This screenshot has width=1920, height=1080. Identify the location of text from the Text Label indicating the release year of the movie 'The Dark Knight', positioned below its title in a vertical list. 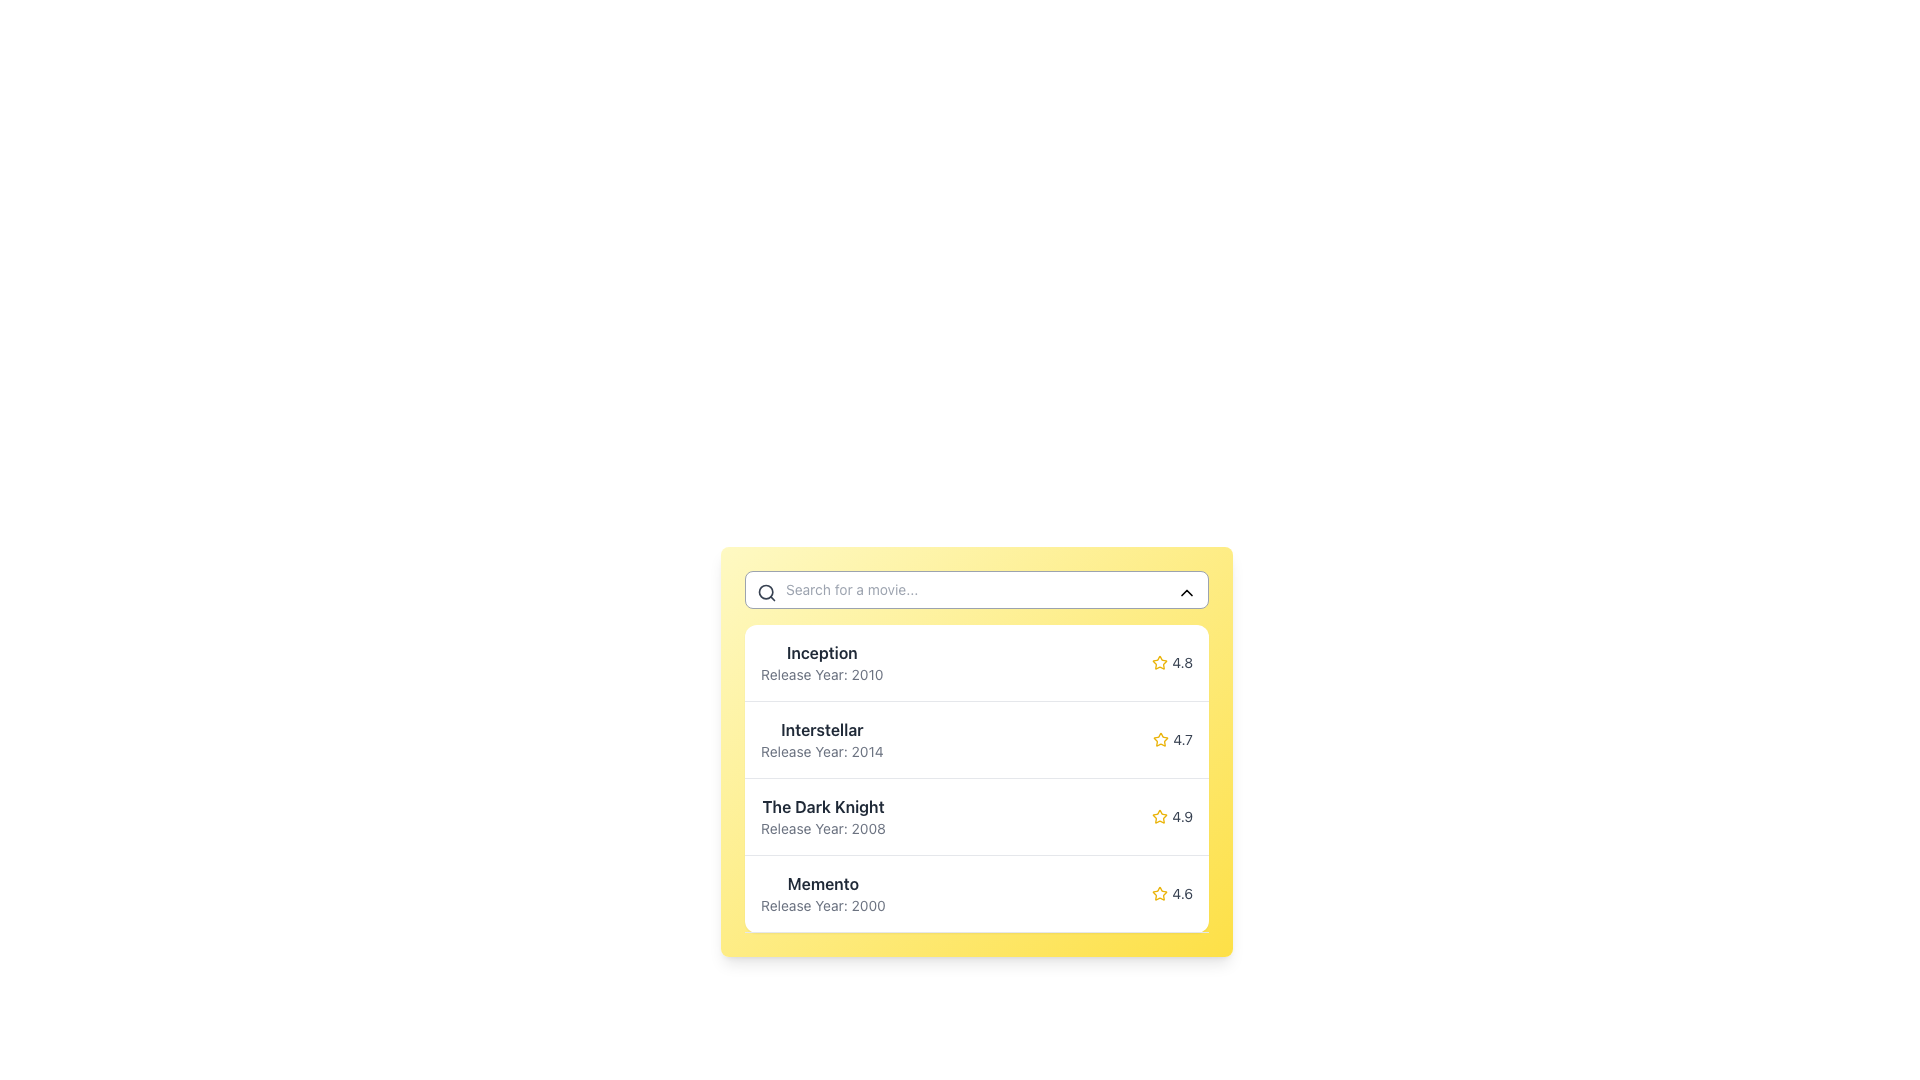
(823, 829).